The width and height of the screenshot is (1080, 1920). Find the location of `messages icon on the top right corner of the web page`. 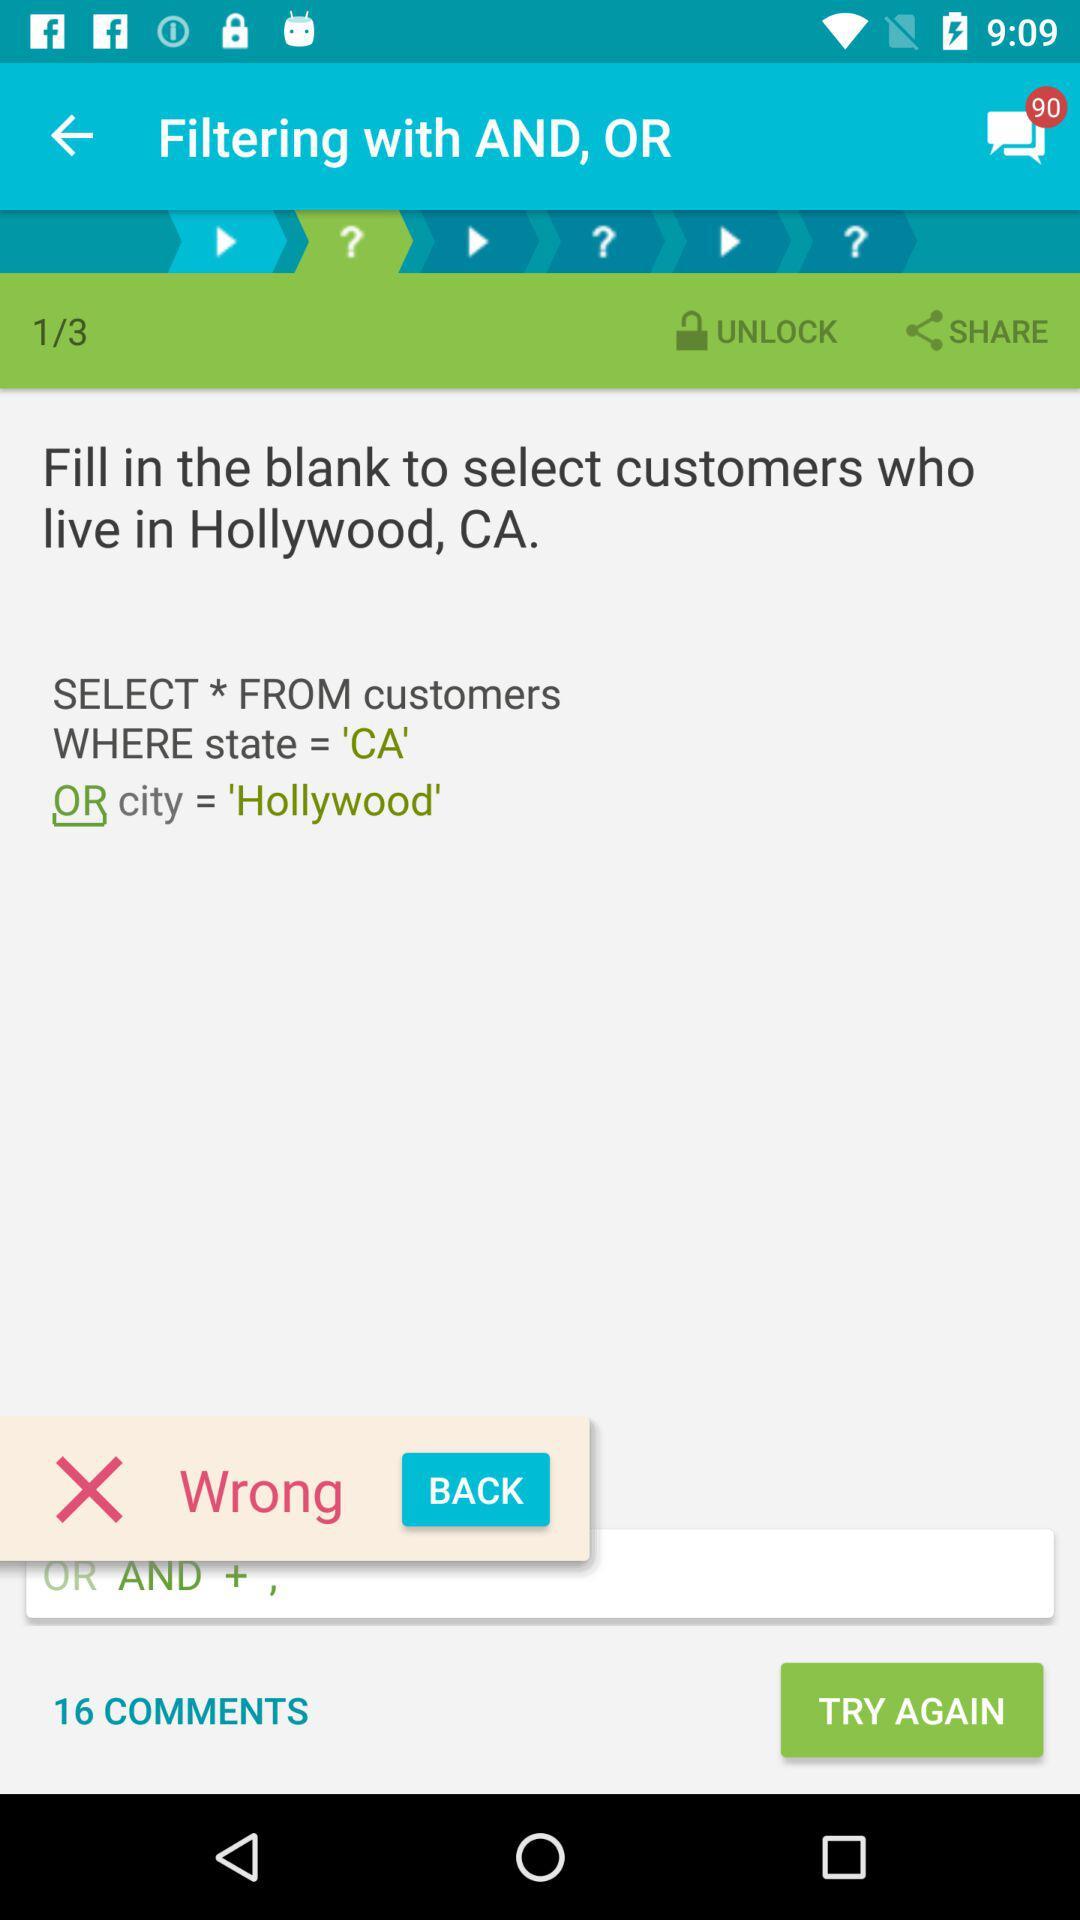

messages icon on the top right corner of the web page is located at coordinates (1017, 136).